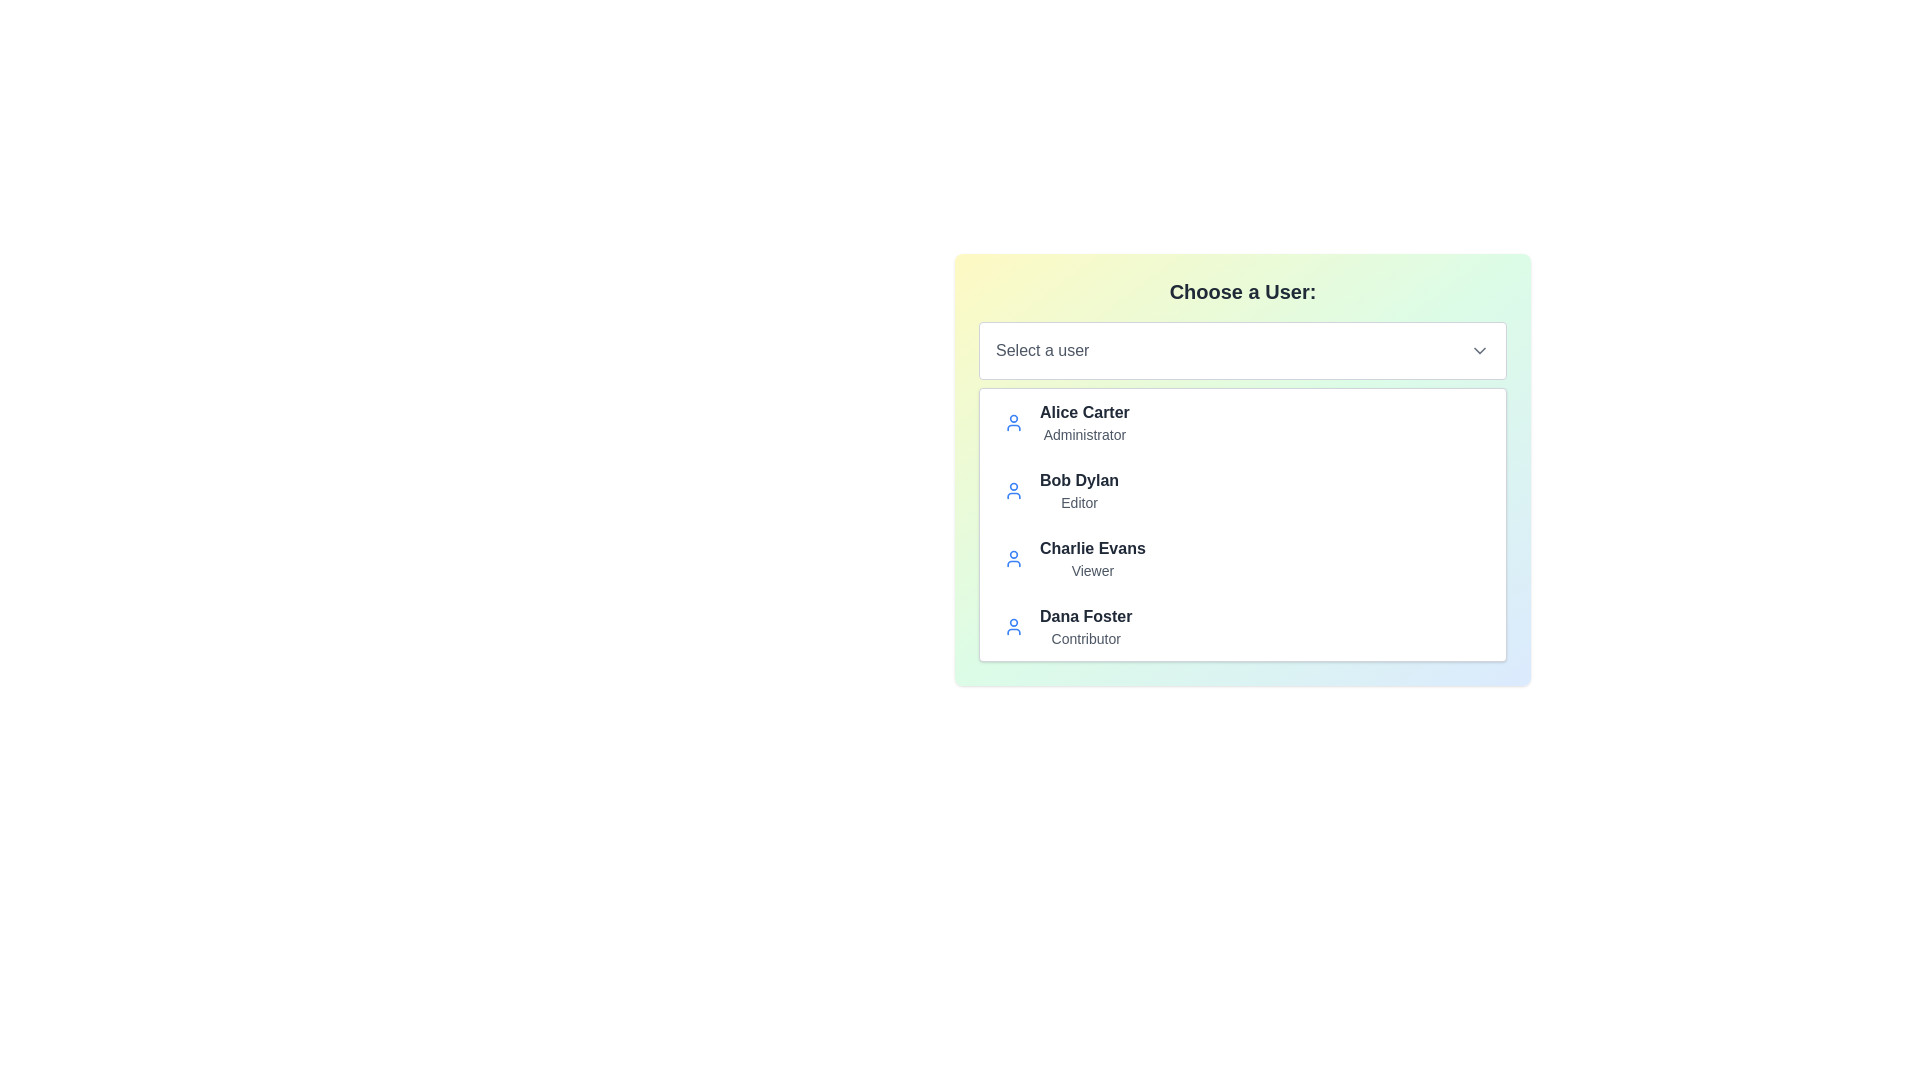 This screenshot has width=1920, height=1080. I want to click on the second user entry 'Bob Dylan - Editor' in the gradient-colored panel that allows user selection, so click(1242, 470).